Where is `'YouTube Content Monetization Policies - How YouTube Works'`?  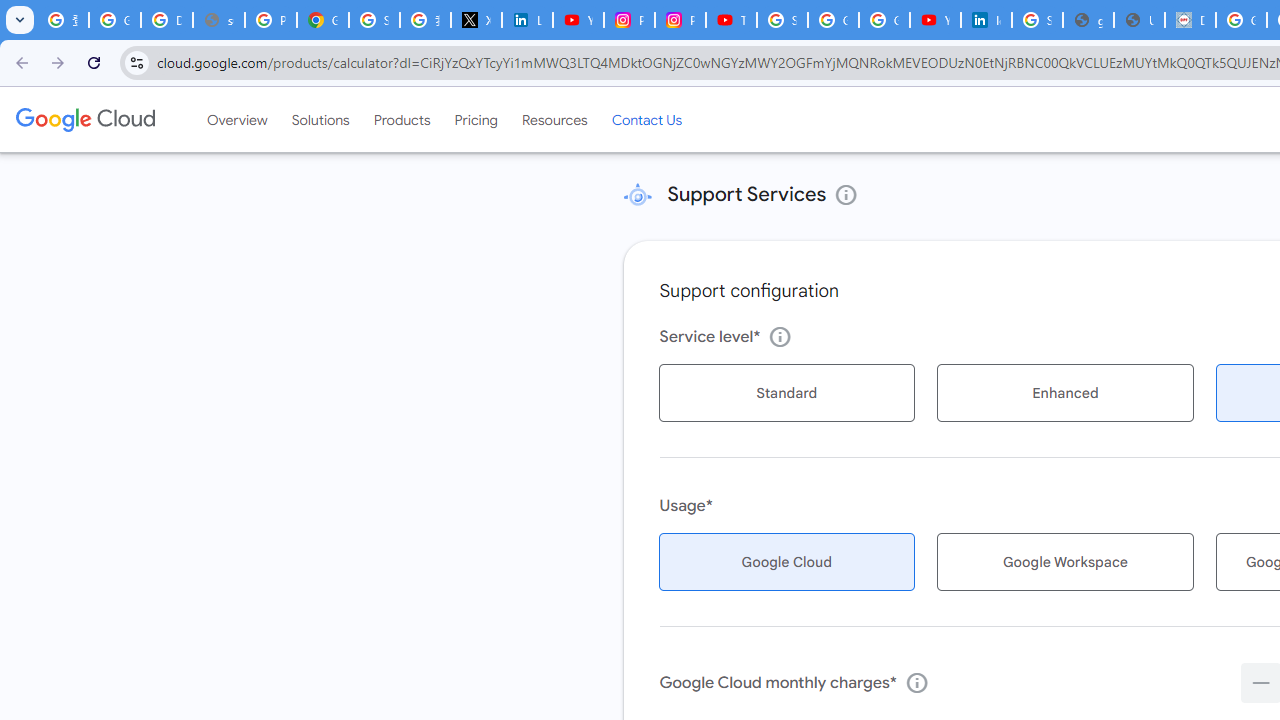
'YouTube Content Monetization Policies - How YouTube Works' is located at coordinates (577, 20).